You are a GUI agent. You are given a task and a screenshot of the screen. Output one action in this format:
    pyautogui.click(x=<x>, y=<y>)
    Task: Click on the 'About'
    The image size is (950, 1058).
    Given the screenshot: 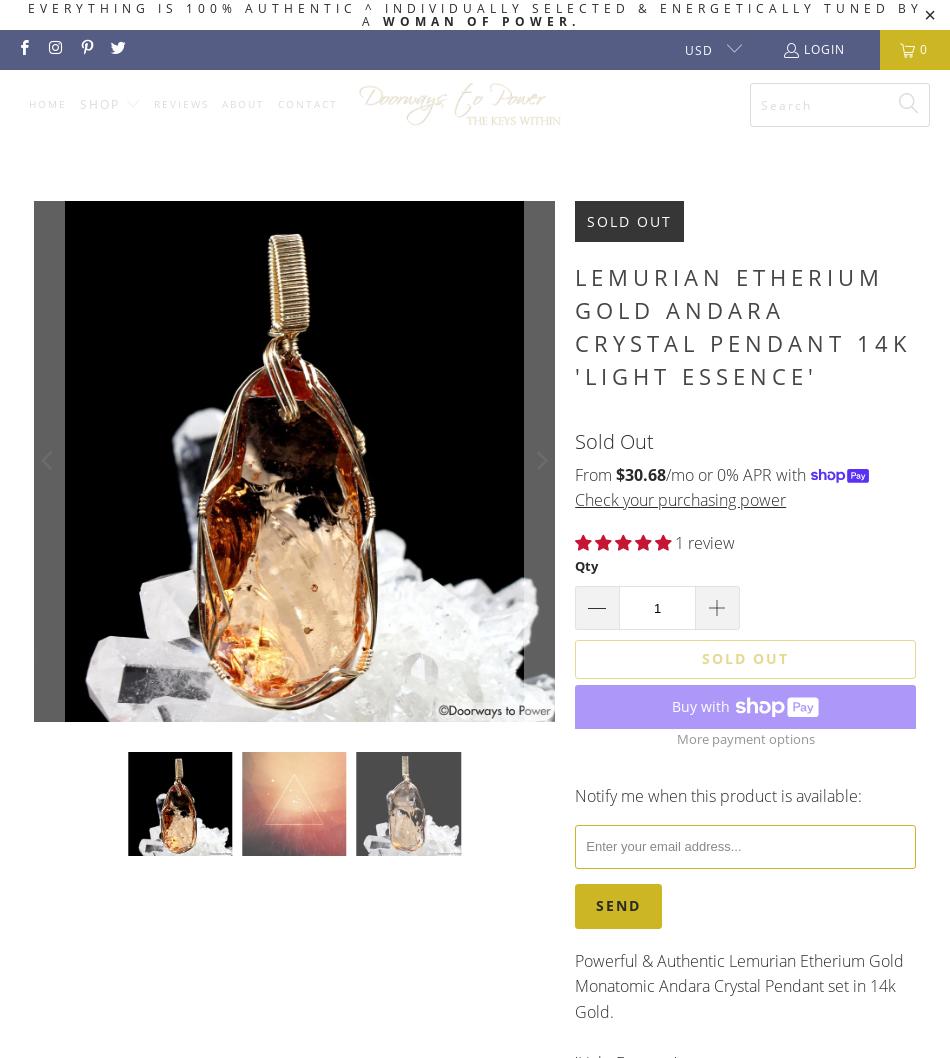 What is the action you would take?
    pyautogui.click(x=241, y=103)
    